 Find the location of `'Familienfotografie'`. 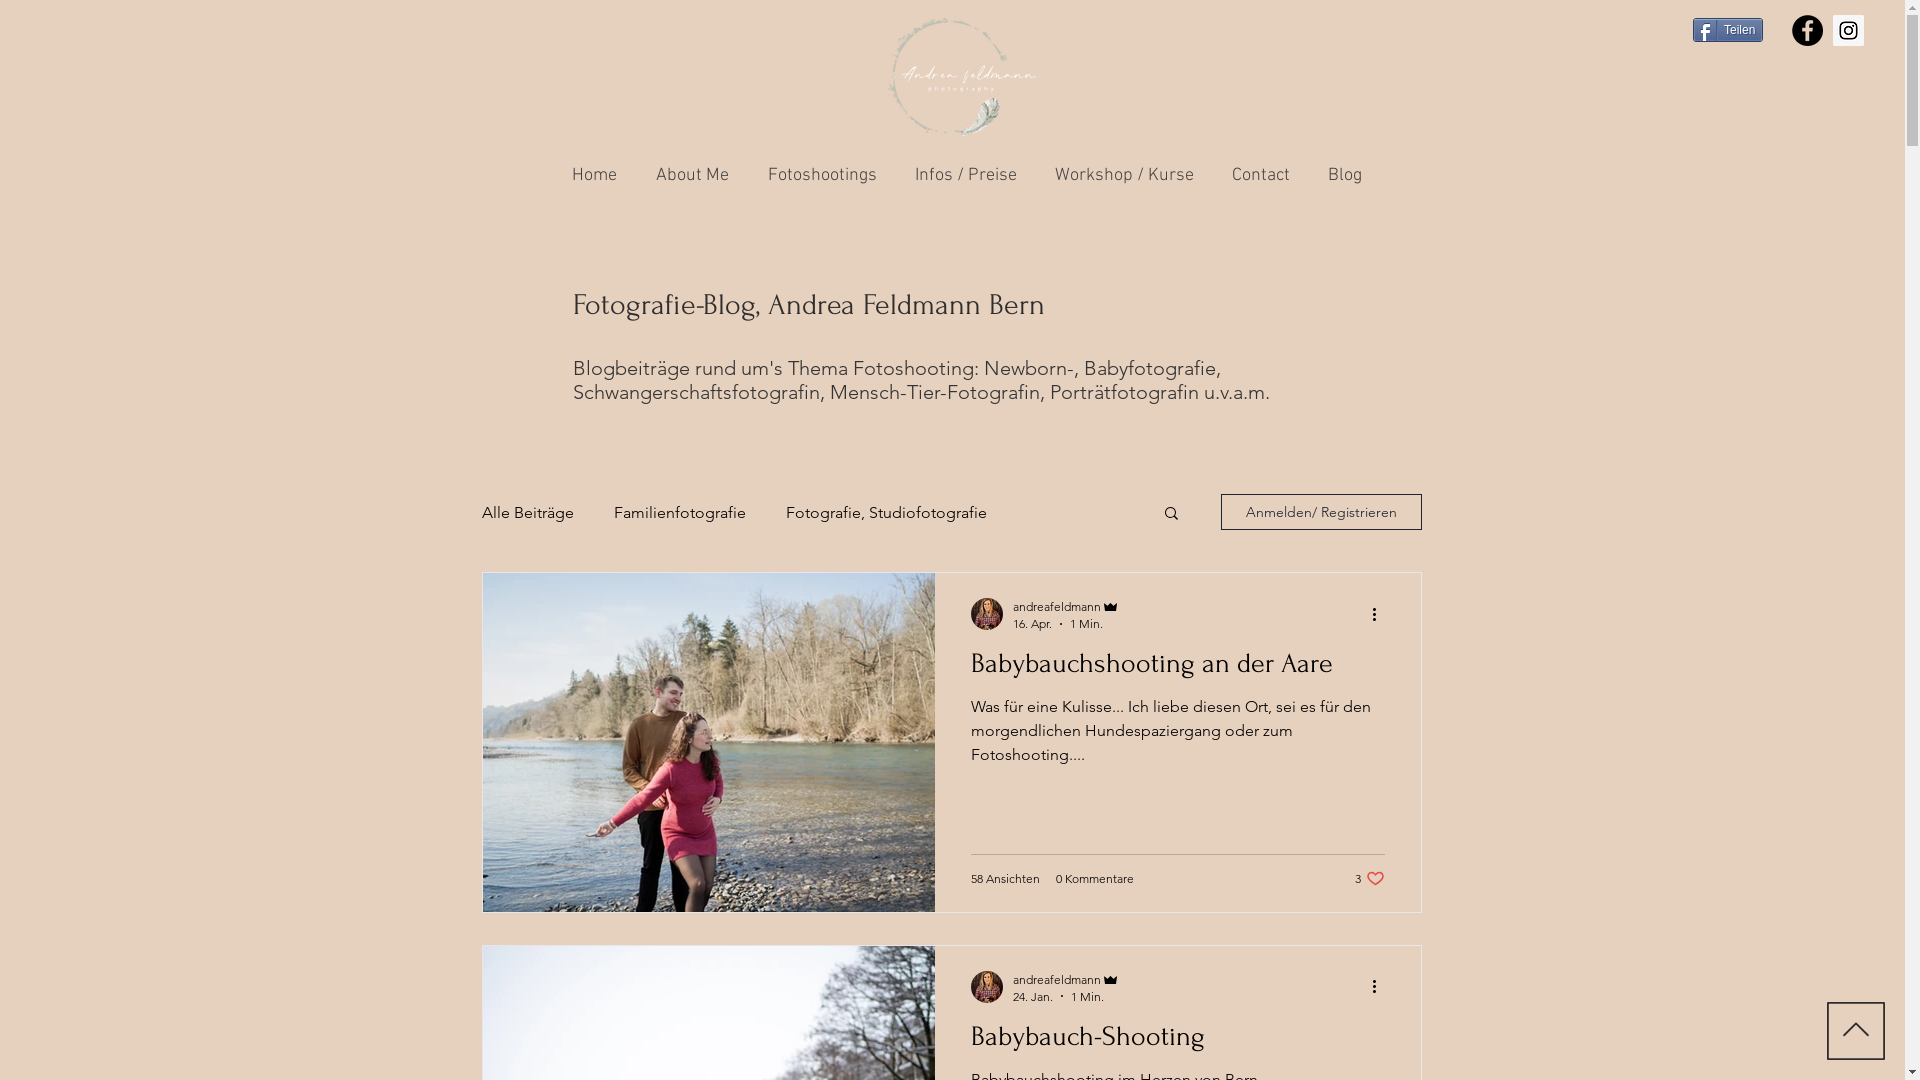

'Familienfotografie' is located at coordinates (680, 510).